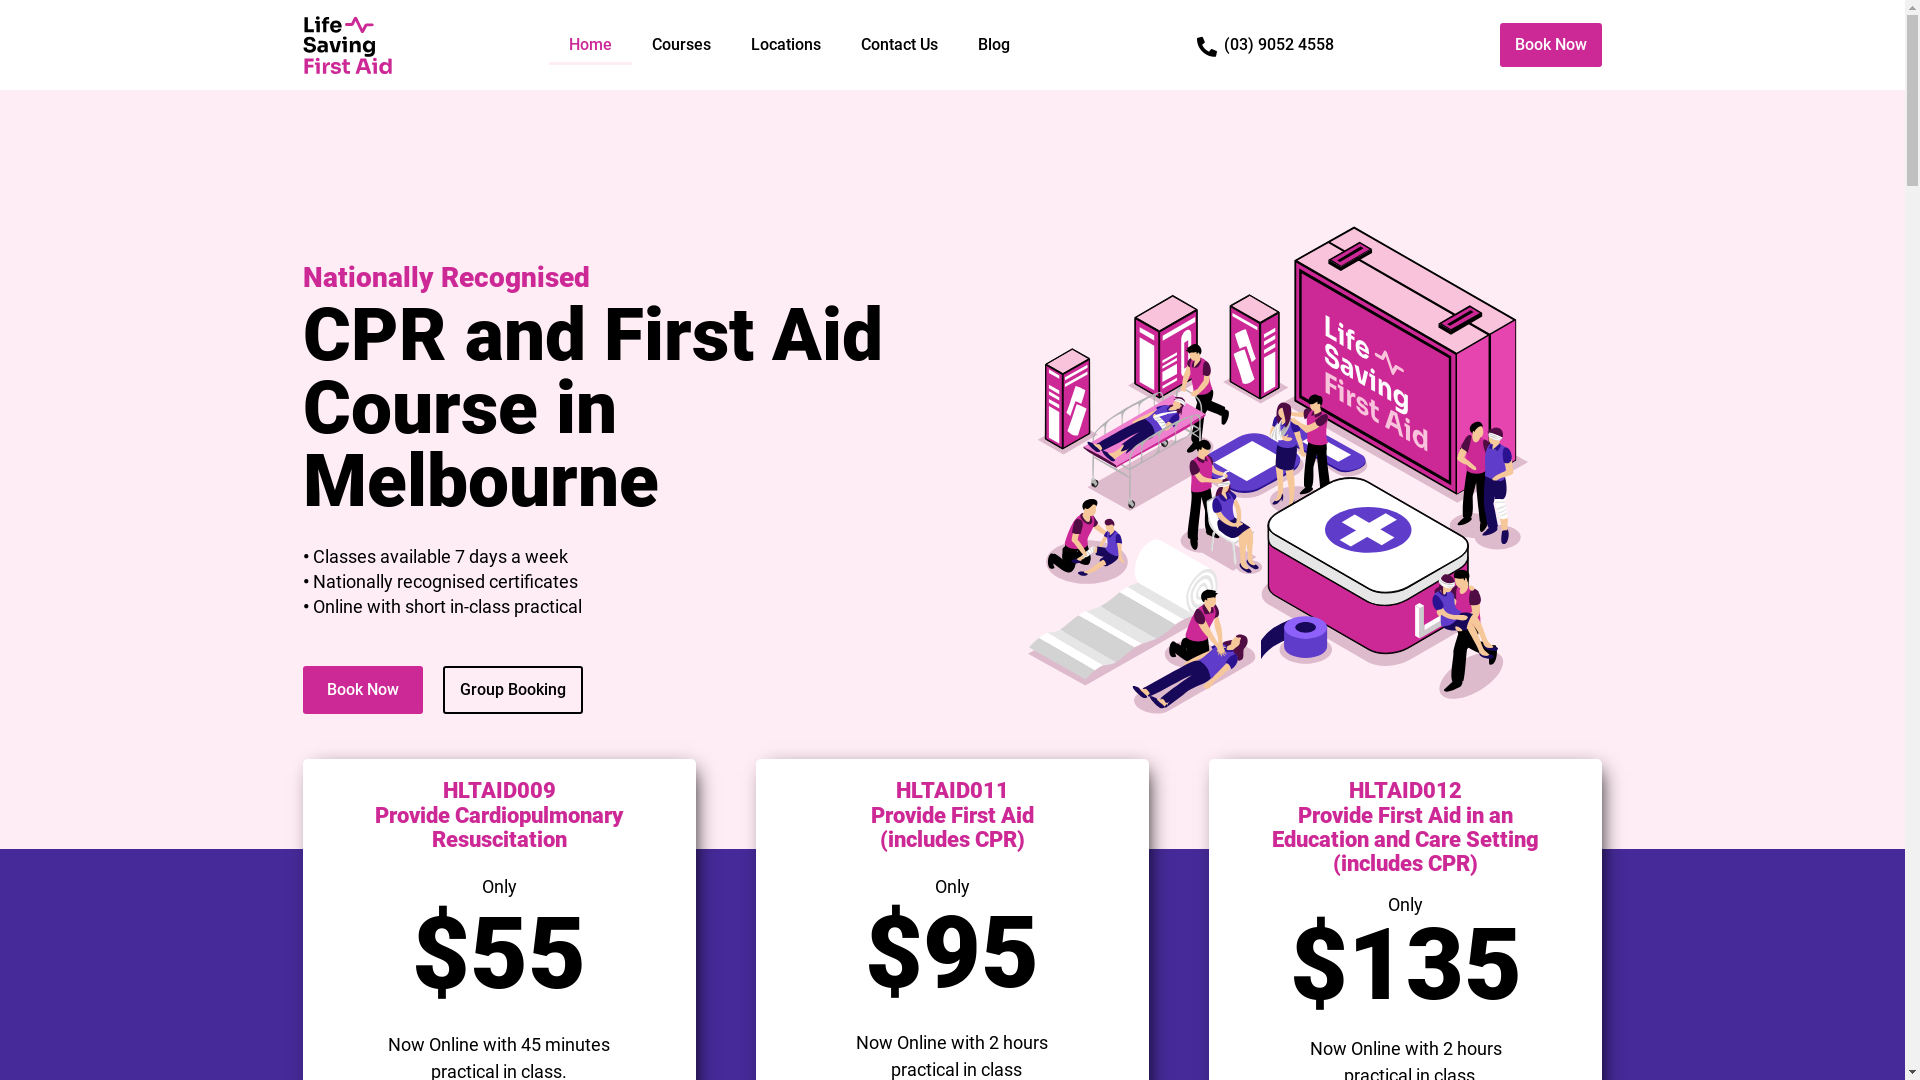 Image resolution: width=1920 pixels, height=1080 pixels. What do you see at coordinates (361, 689) in the screenshot?
I see `'Book Now'` at bounding box center [361, 689].